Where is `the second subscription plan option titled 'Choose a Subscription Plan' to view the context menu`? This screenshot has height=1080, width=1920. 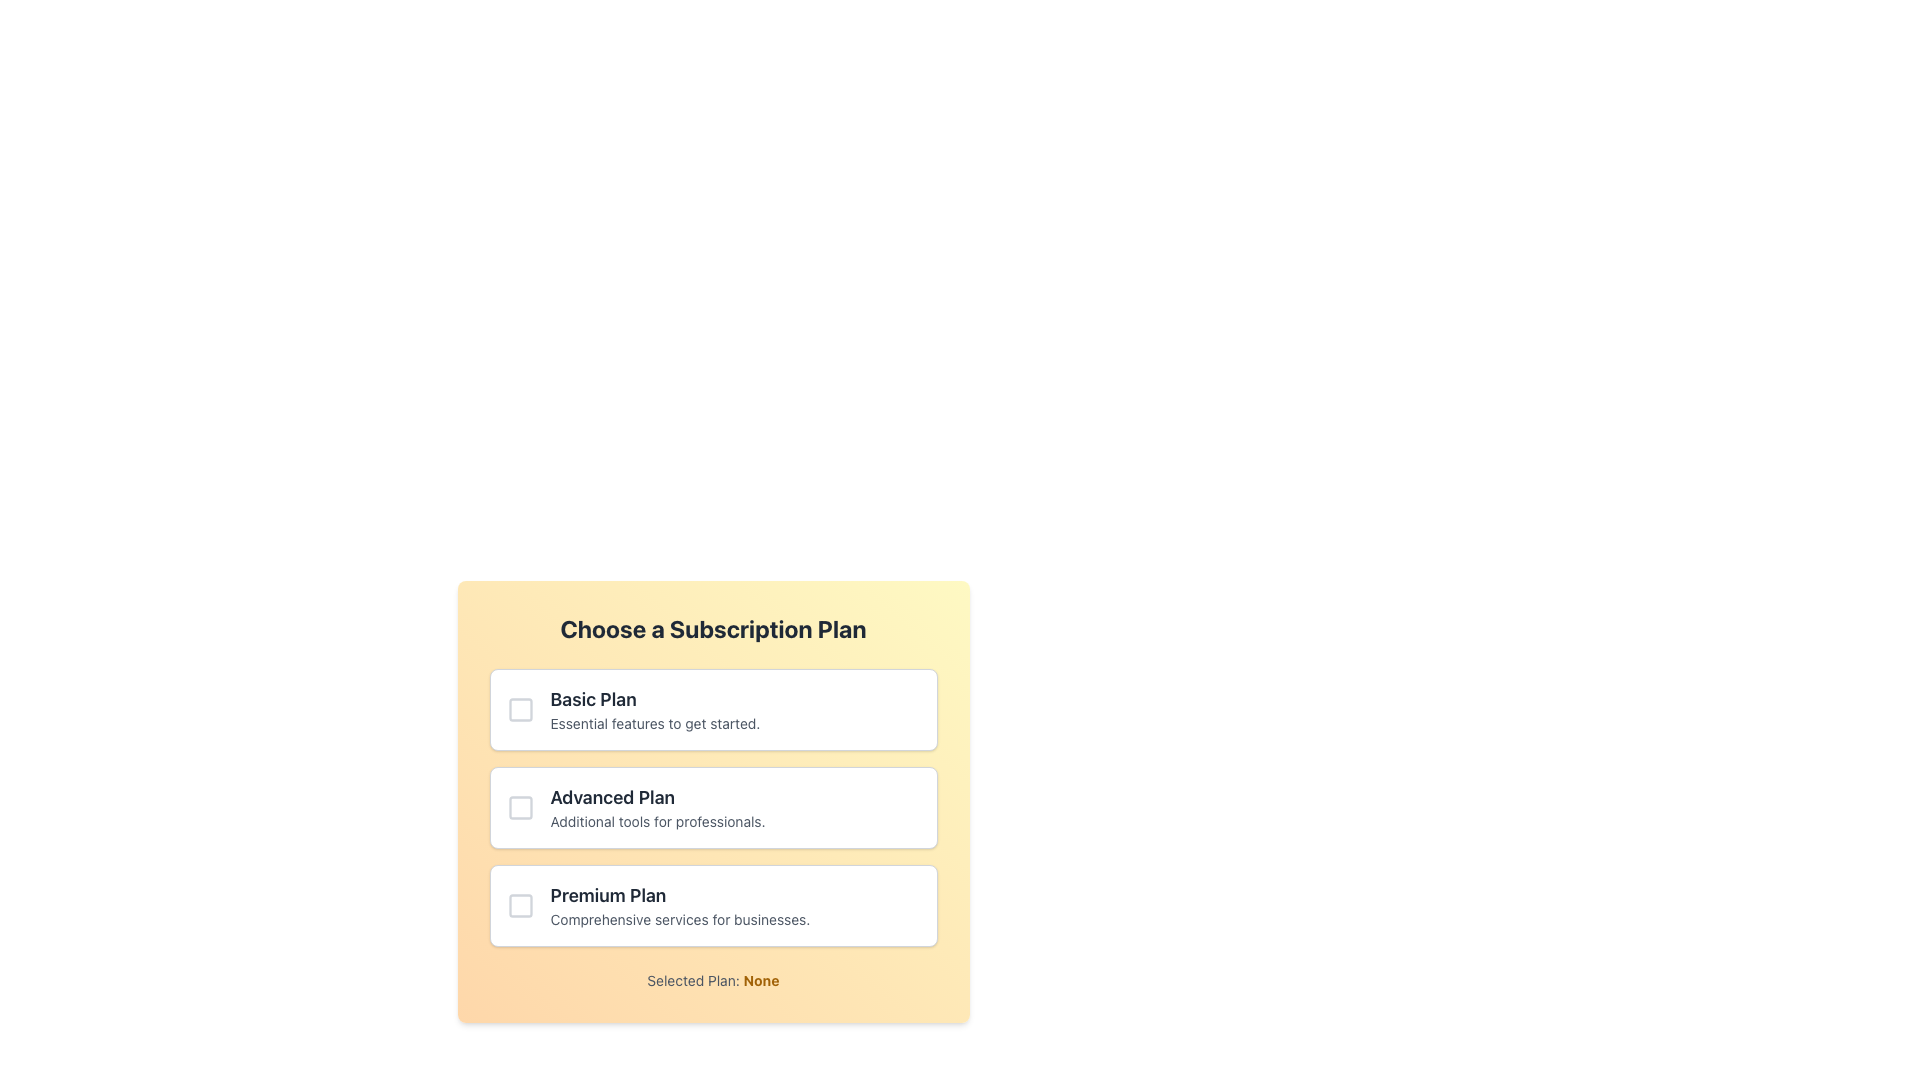
the second subscription plan option titled 'Choose a Subscription Plan' to view the context menu is located at coordinates (713, 801).